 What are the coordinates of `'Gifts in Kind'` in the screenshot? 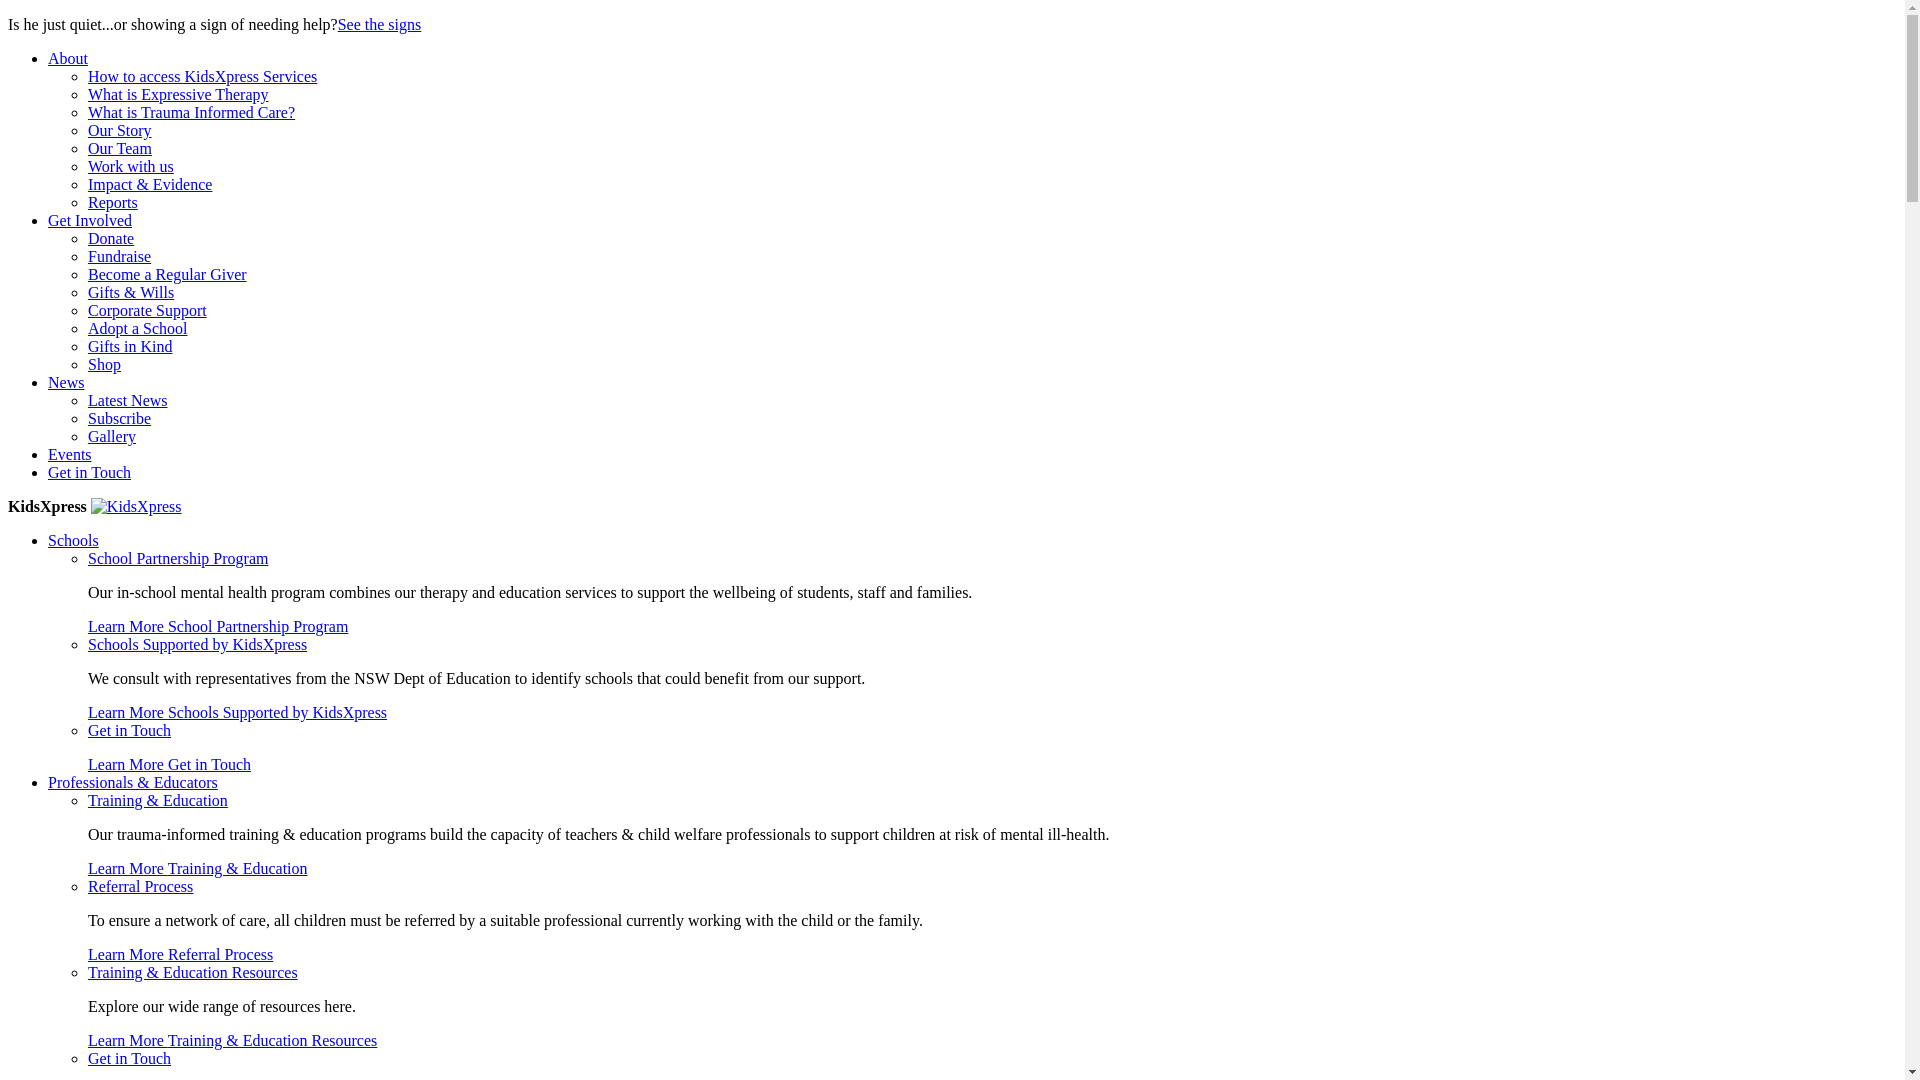 It's located at (128, 345).